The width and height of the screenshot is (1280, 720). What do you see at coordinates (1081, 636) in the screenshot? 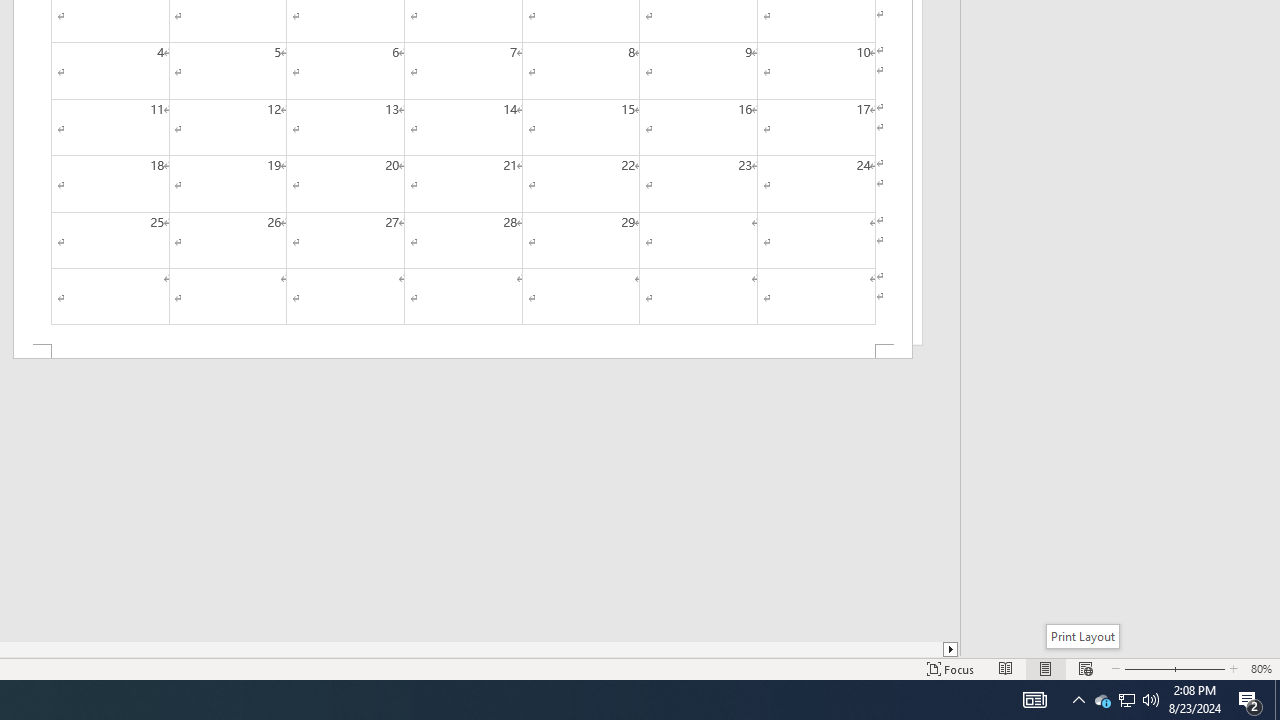
I see `'Print Layout'` at bounding box center [1081, 636].